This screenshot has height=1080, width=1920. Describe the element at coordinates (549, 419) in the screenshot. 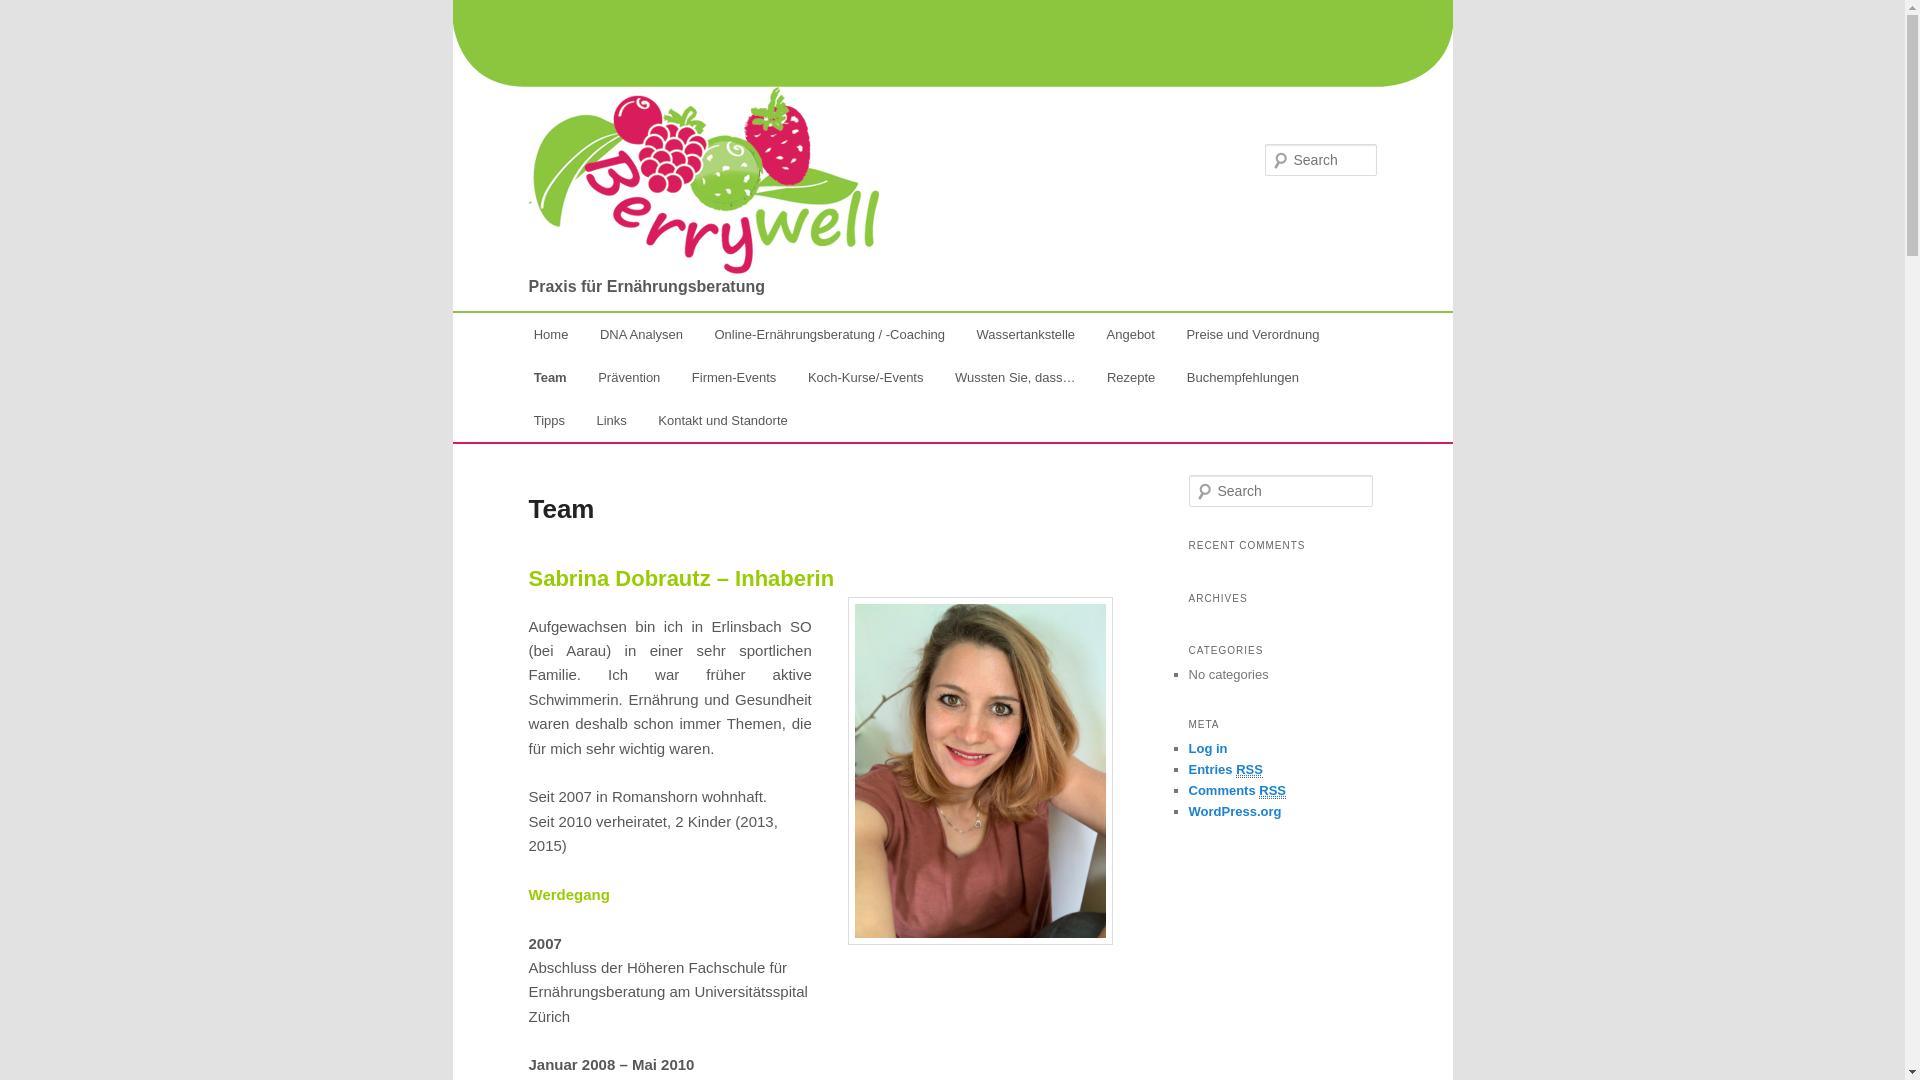

I see `'Tipps'` at that location.